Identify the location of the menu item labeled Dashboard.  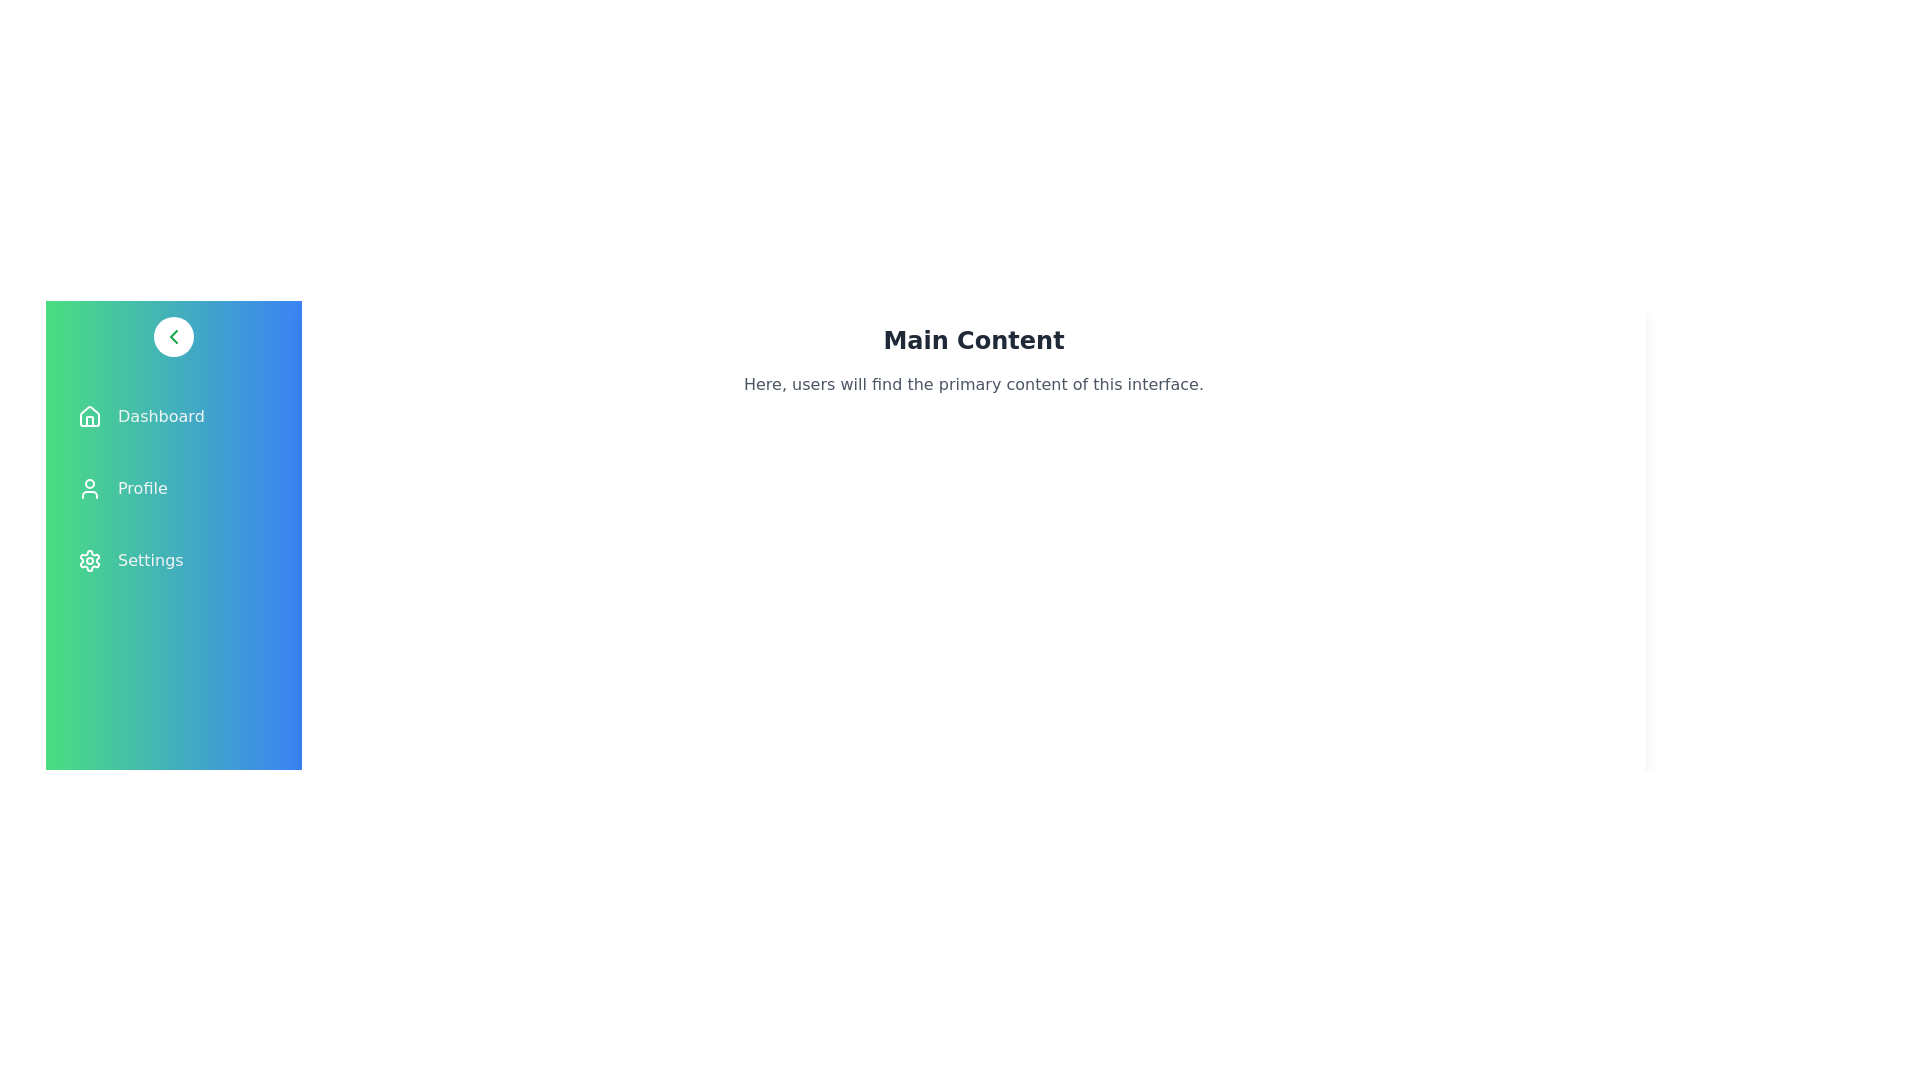
(173, 415).